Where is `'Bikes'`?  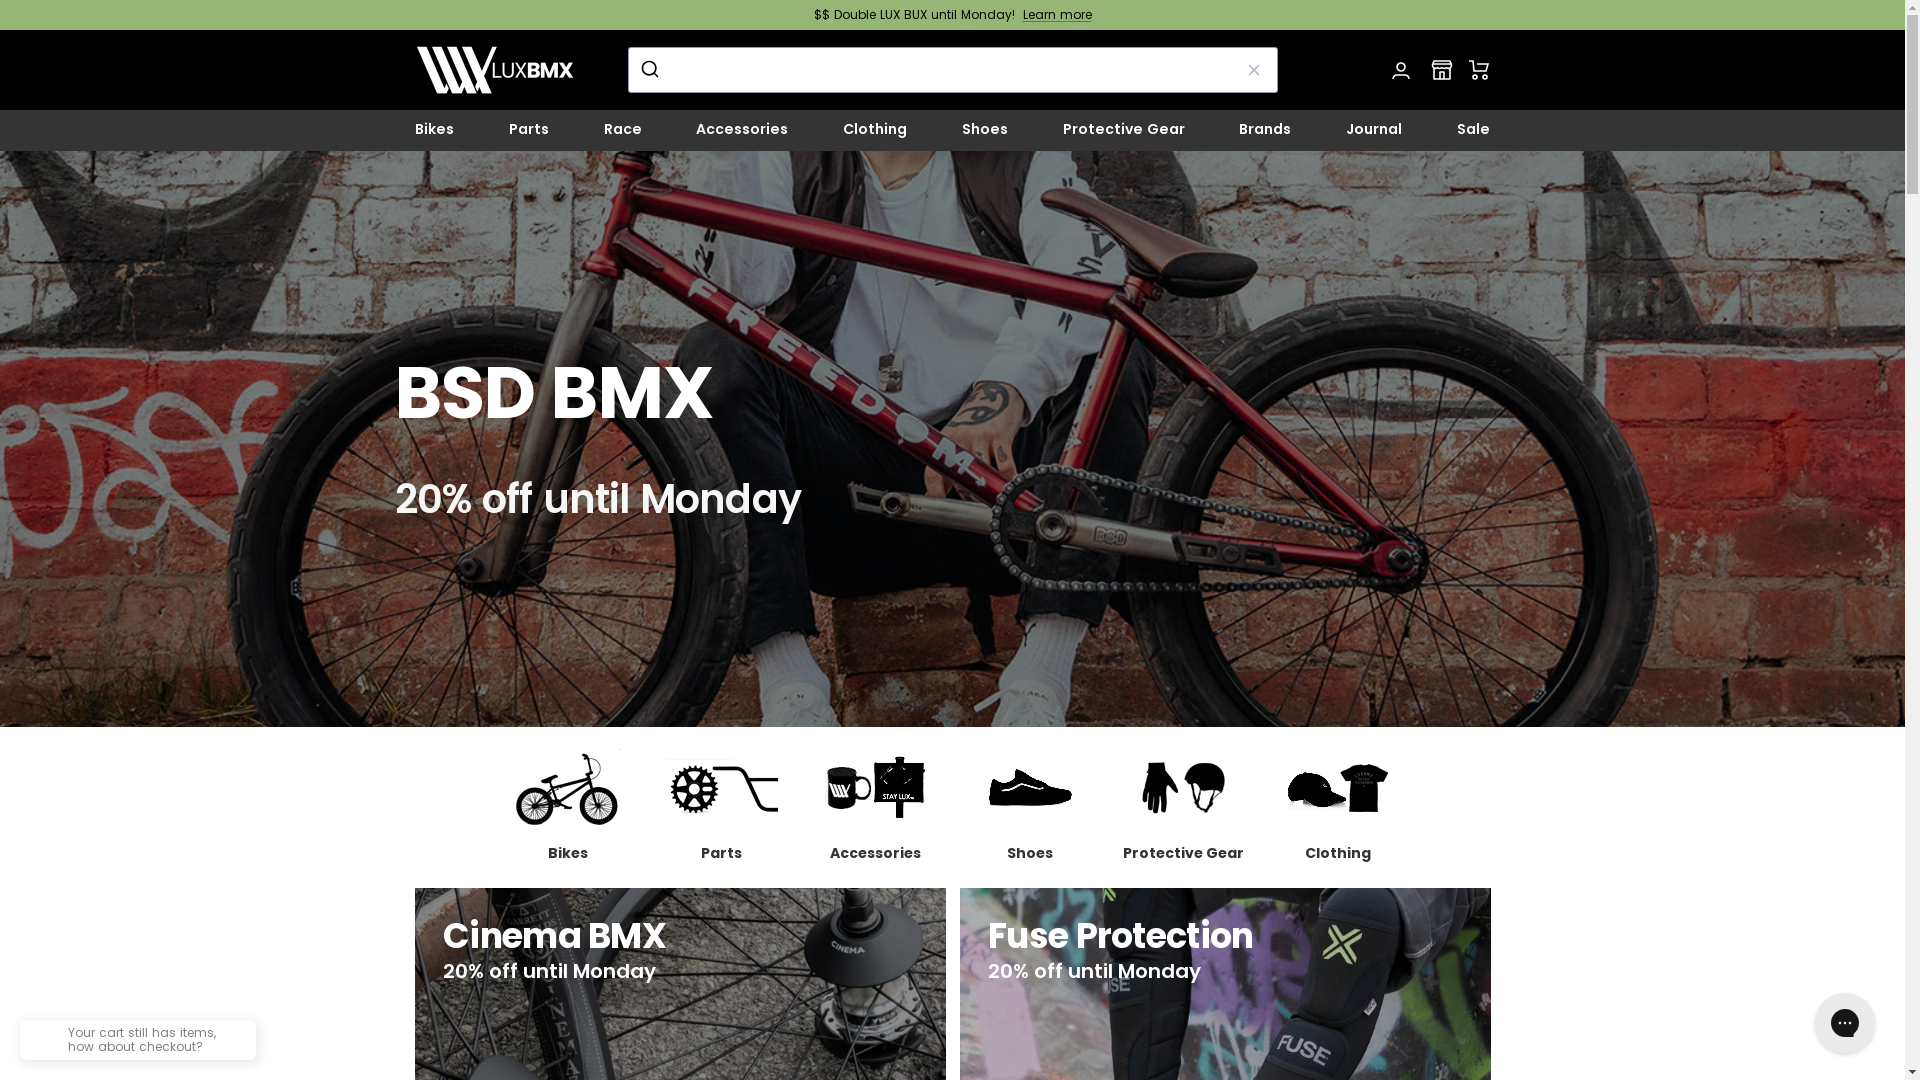 'Bikes' is located at coordinates (565, 805).